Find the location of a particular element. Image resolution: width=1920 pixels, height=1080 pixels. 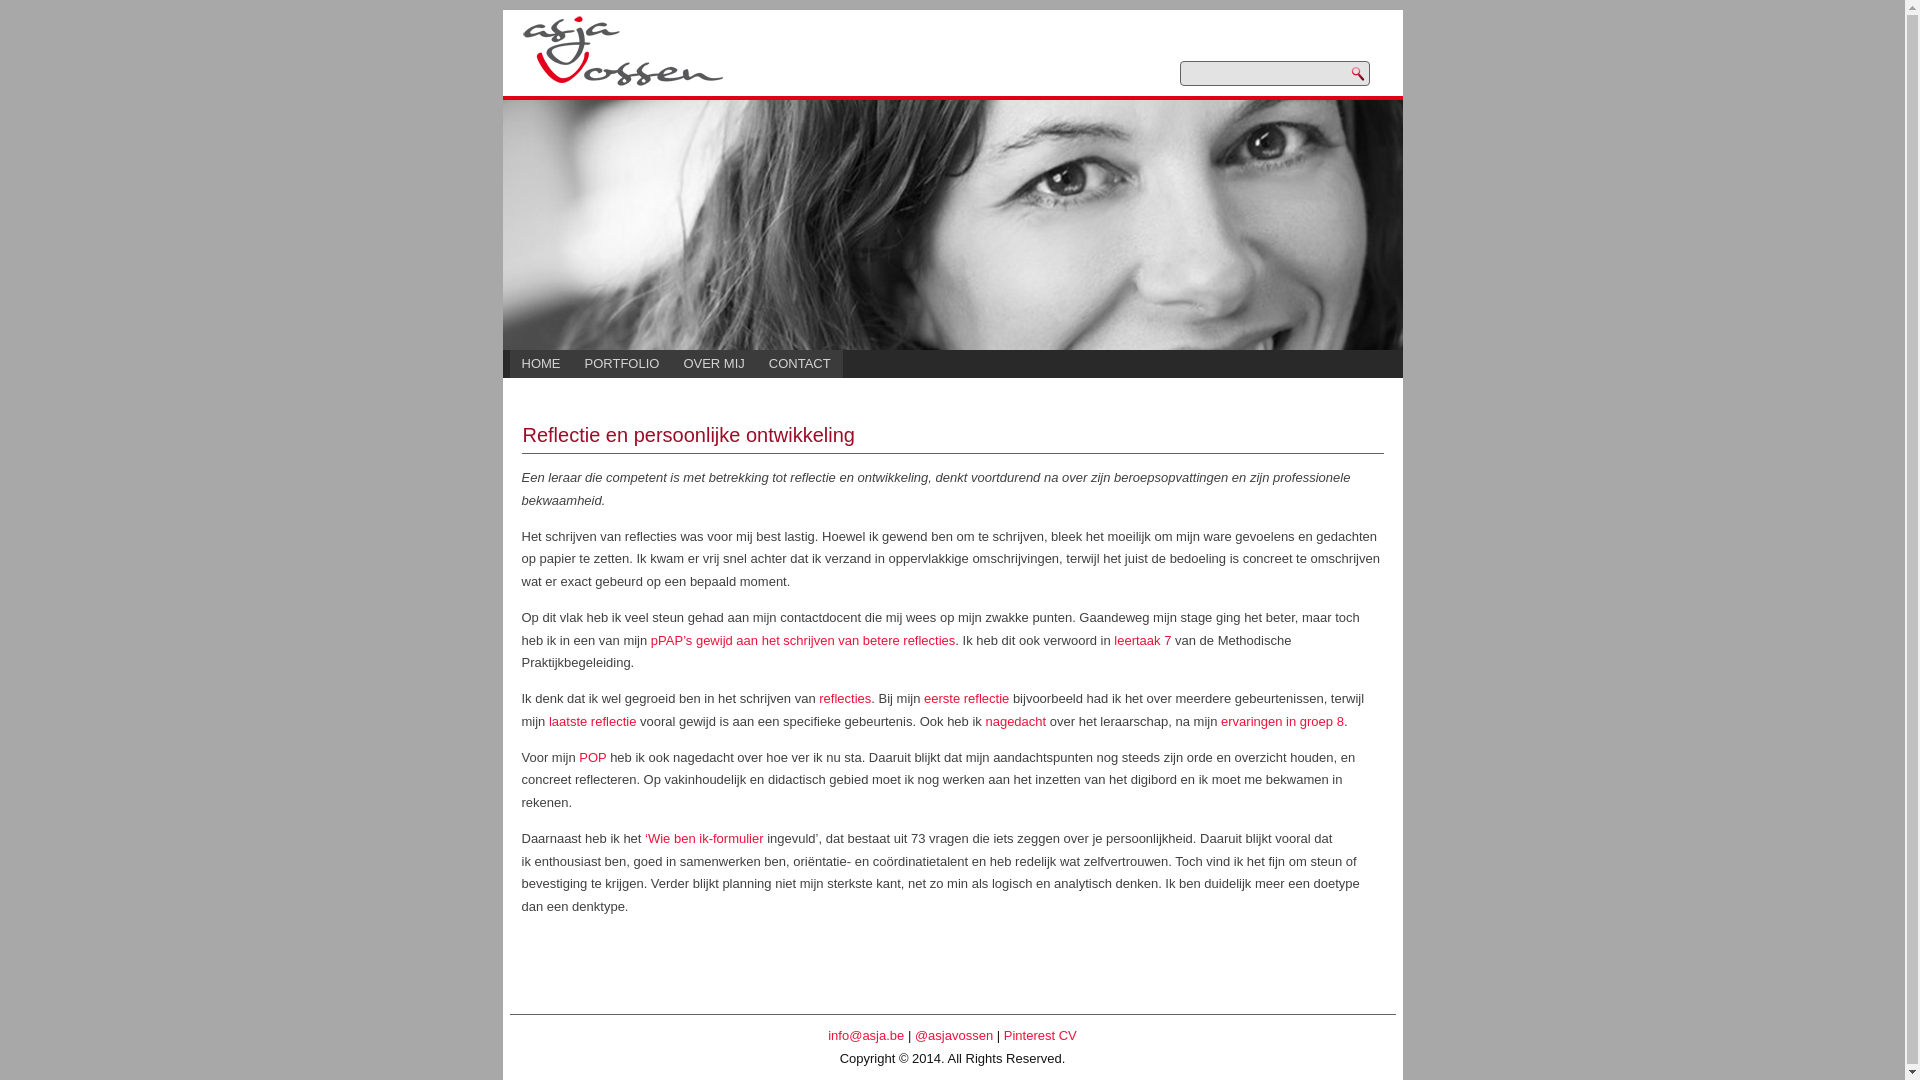

'CONTACT' is located at coordinates (756, 363).